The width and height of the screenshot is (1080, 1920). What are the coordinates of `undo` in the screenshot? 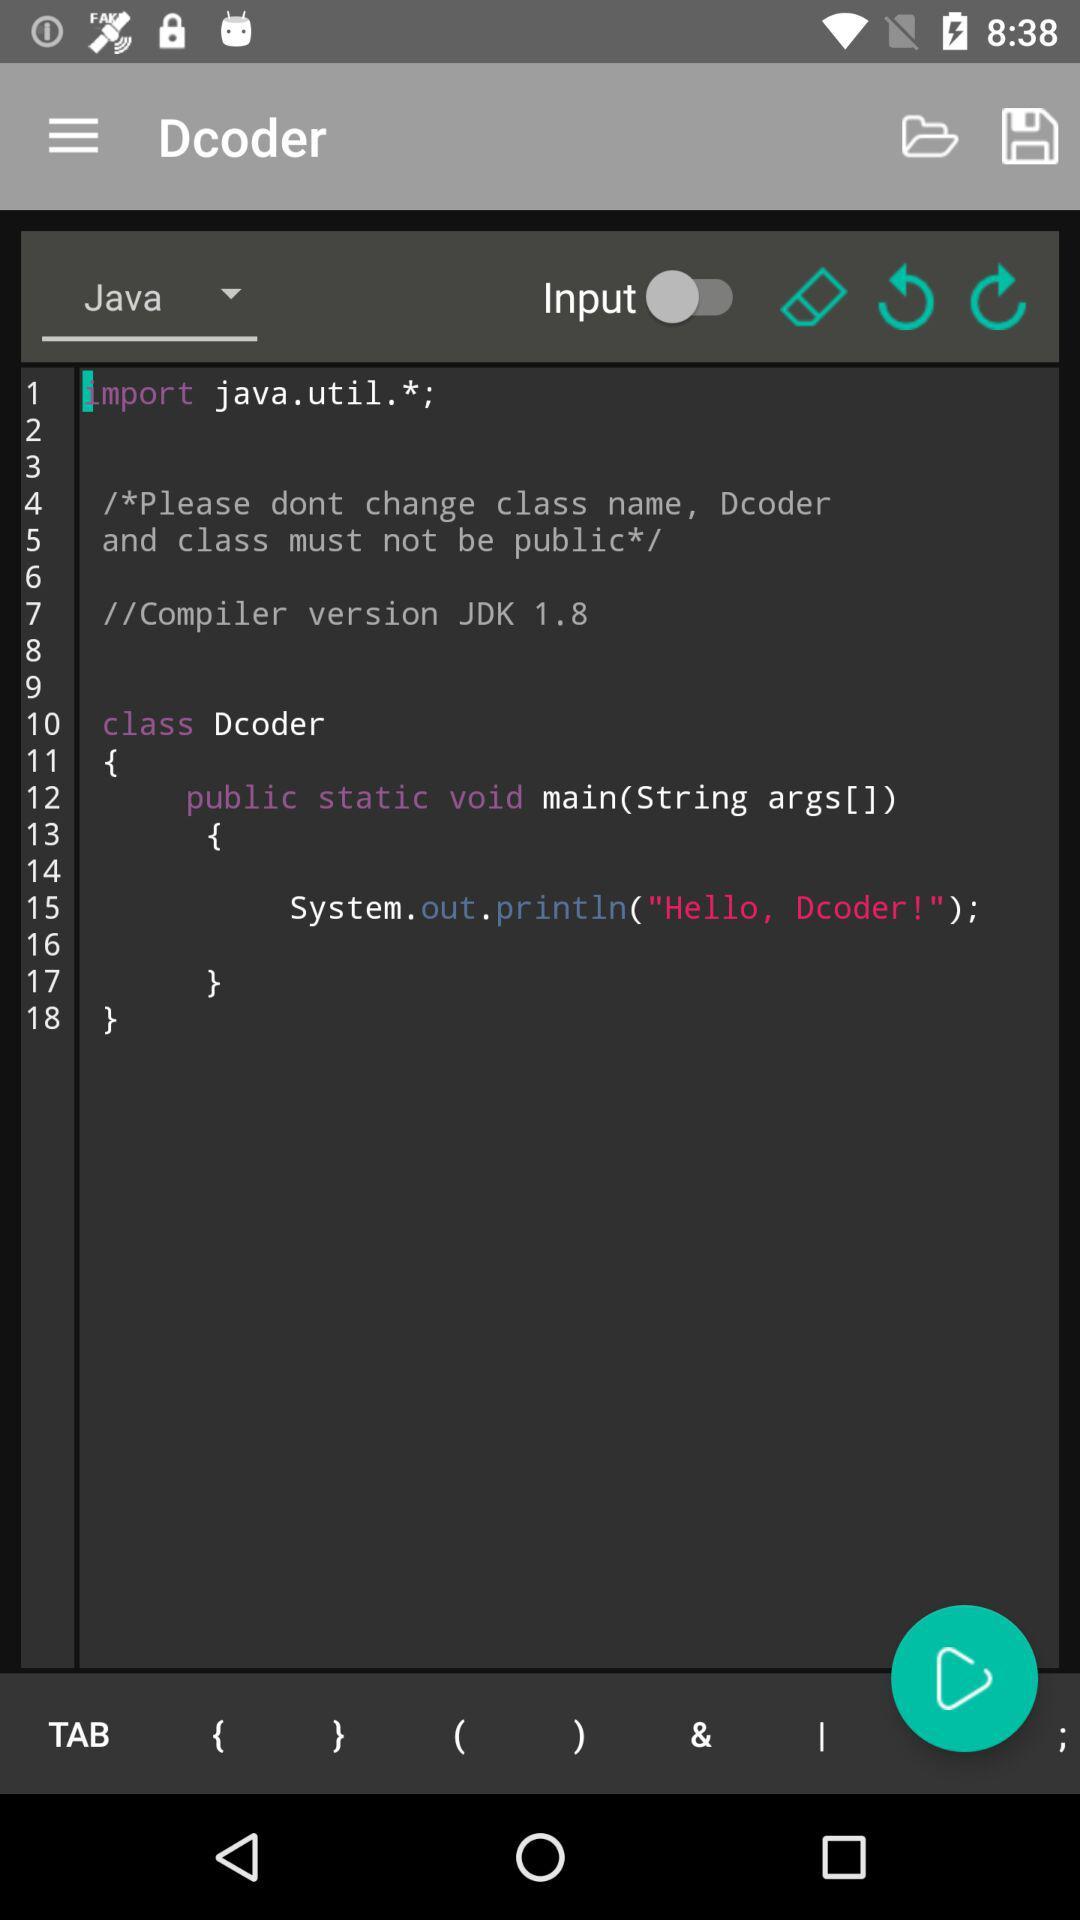 It's located at (906, 295).